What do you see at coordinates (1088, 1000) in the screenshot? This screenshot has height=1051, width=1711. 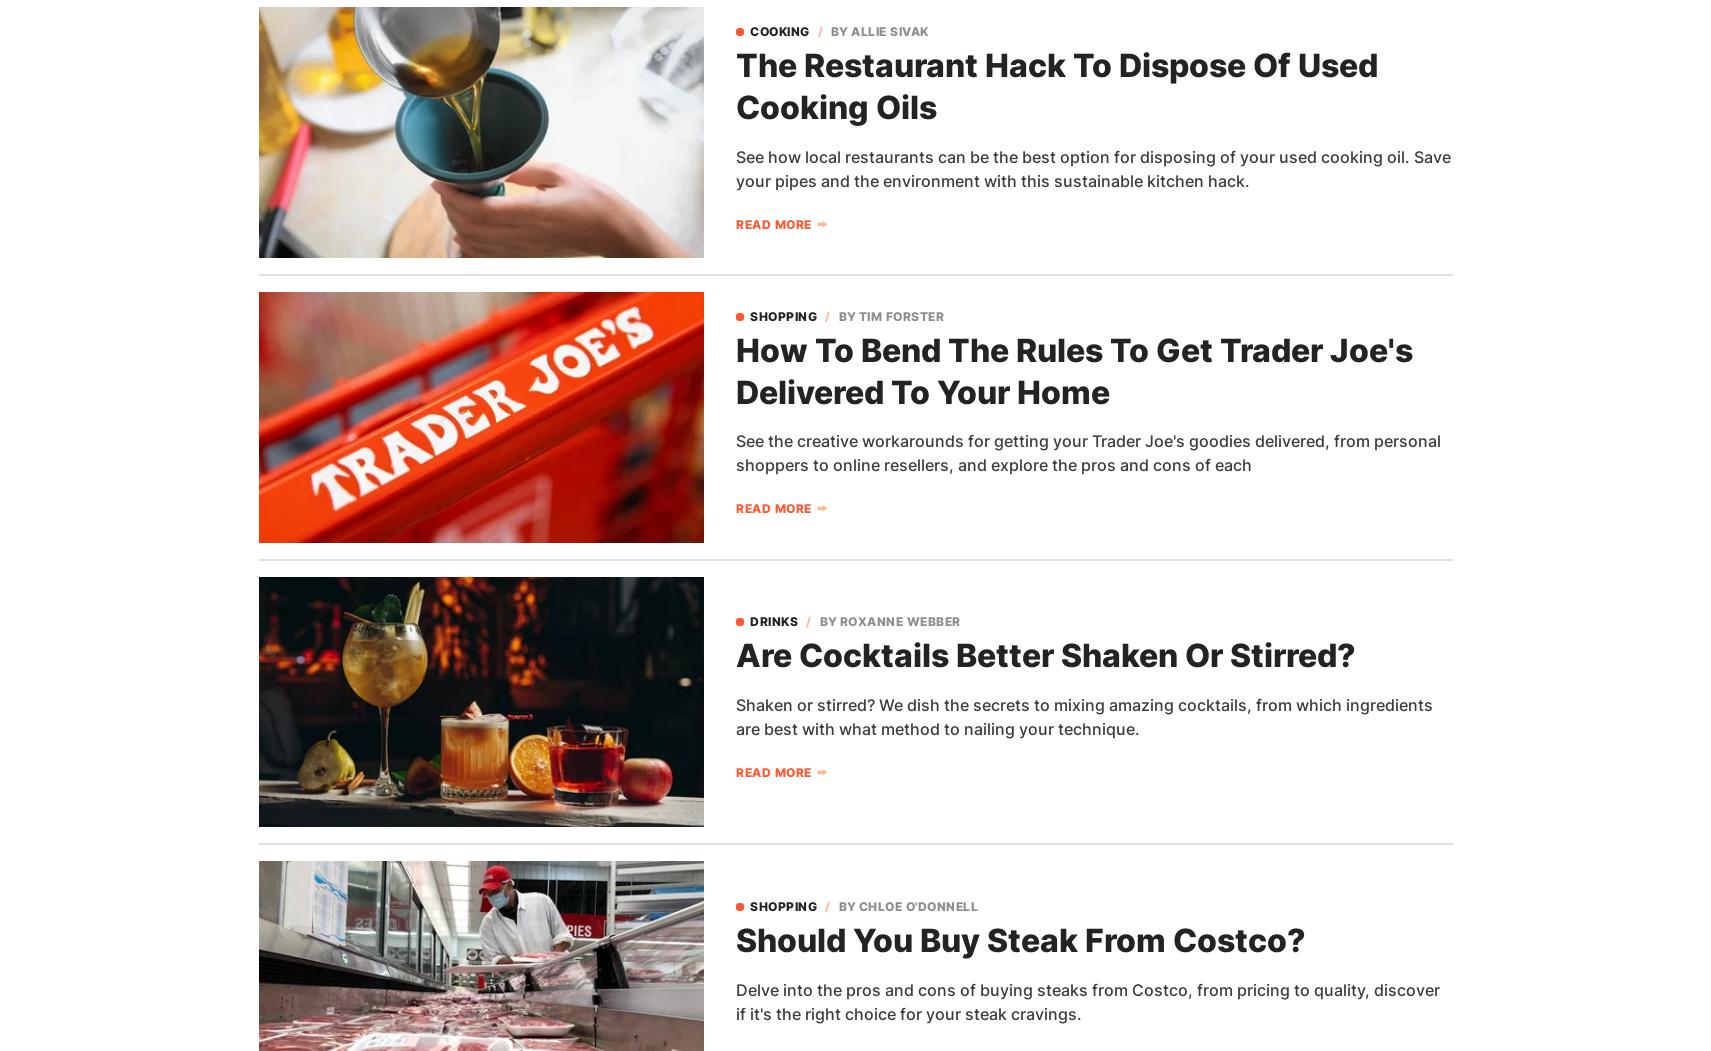 I see `'Delve into the pros and cons of buying steaks from Costco, from pricing to quality, discover if it's the right choice for your steak cravings.'` at bounding box center [1088, 1000].